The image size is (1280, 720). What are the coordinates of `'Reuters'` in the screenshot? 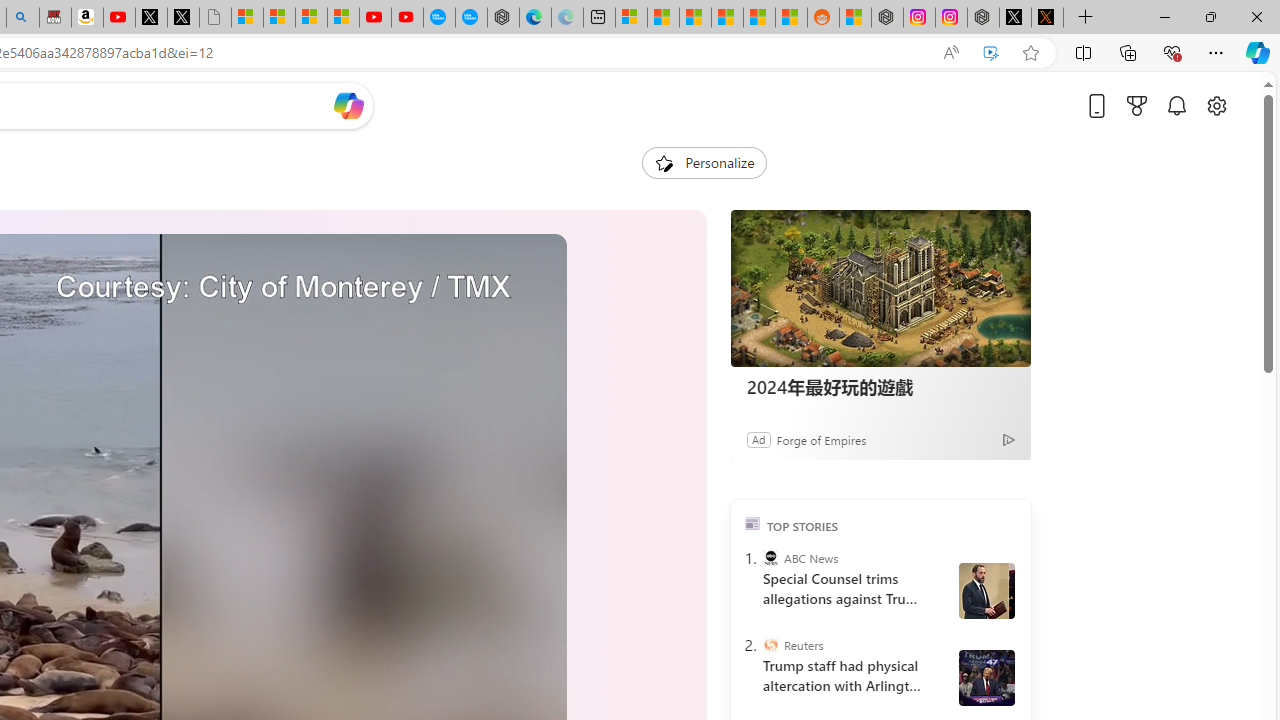 It's located at (769, 645).